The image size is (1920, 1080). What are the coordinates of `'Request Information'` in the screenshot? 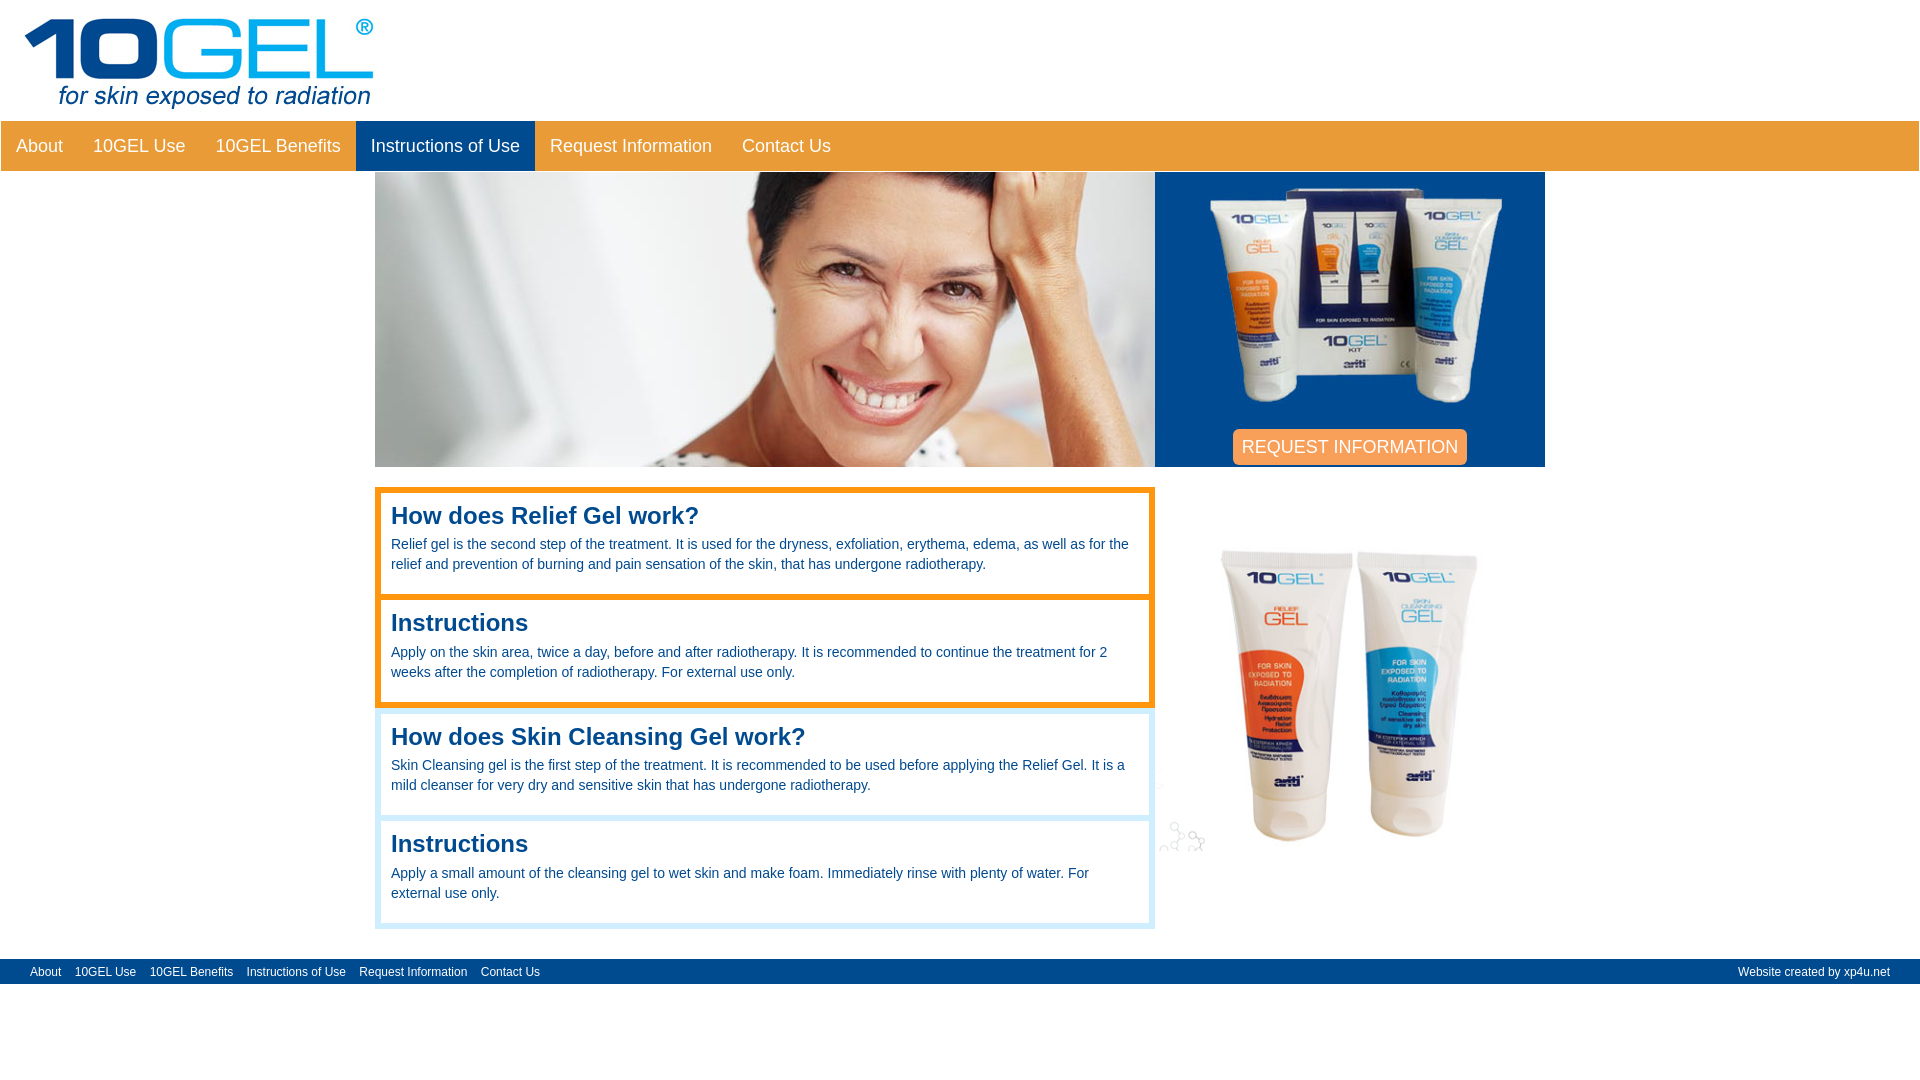 It's located at (359, 971).